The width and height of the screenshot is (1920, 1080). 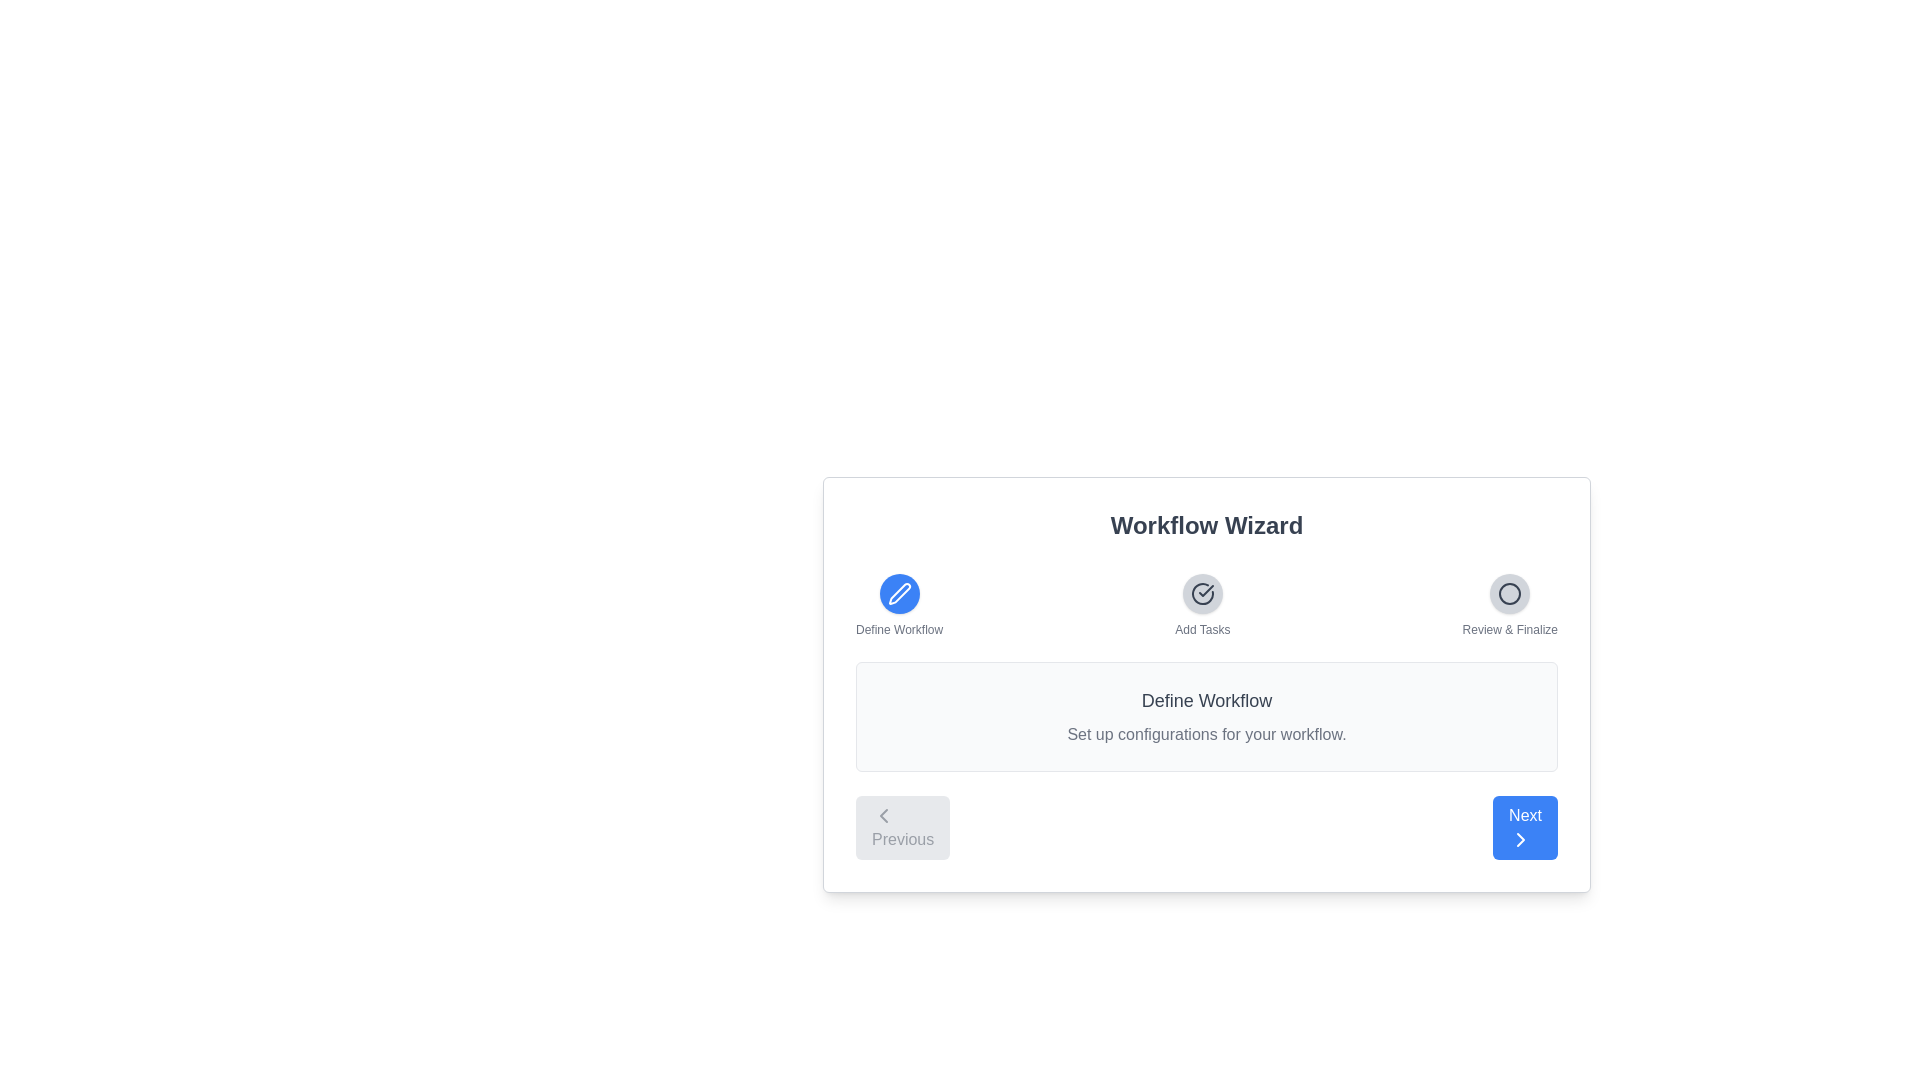 What do you see at coordinates (898, 628) in the screenshot?
I see `the text label element that describes the step 'Define Workflow', positioned below the blue circular icon with a pen symbol` at bounding box center [898, 628].